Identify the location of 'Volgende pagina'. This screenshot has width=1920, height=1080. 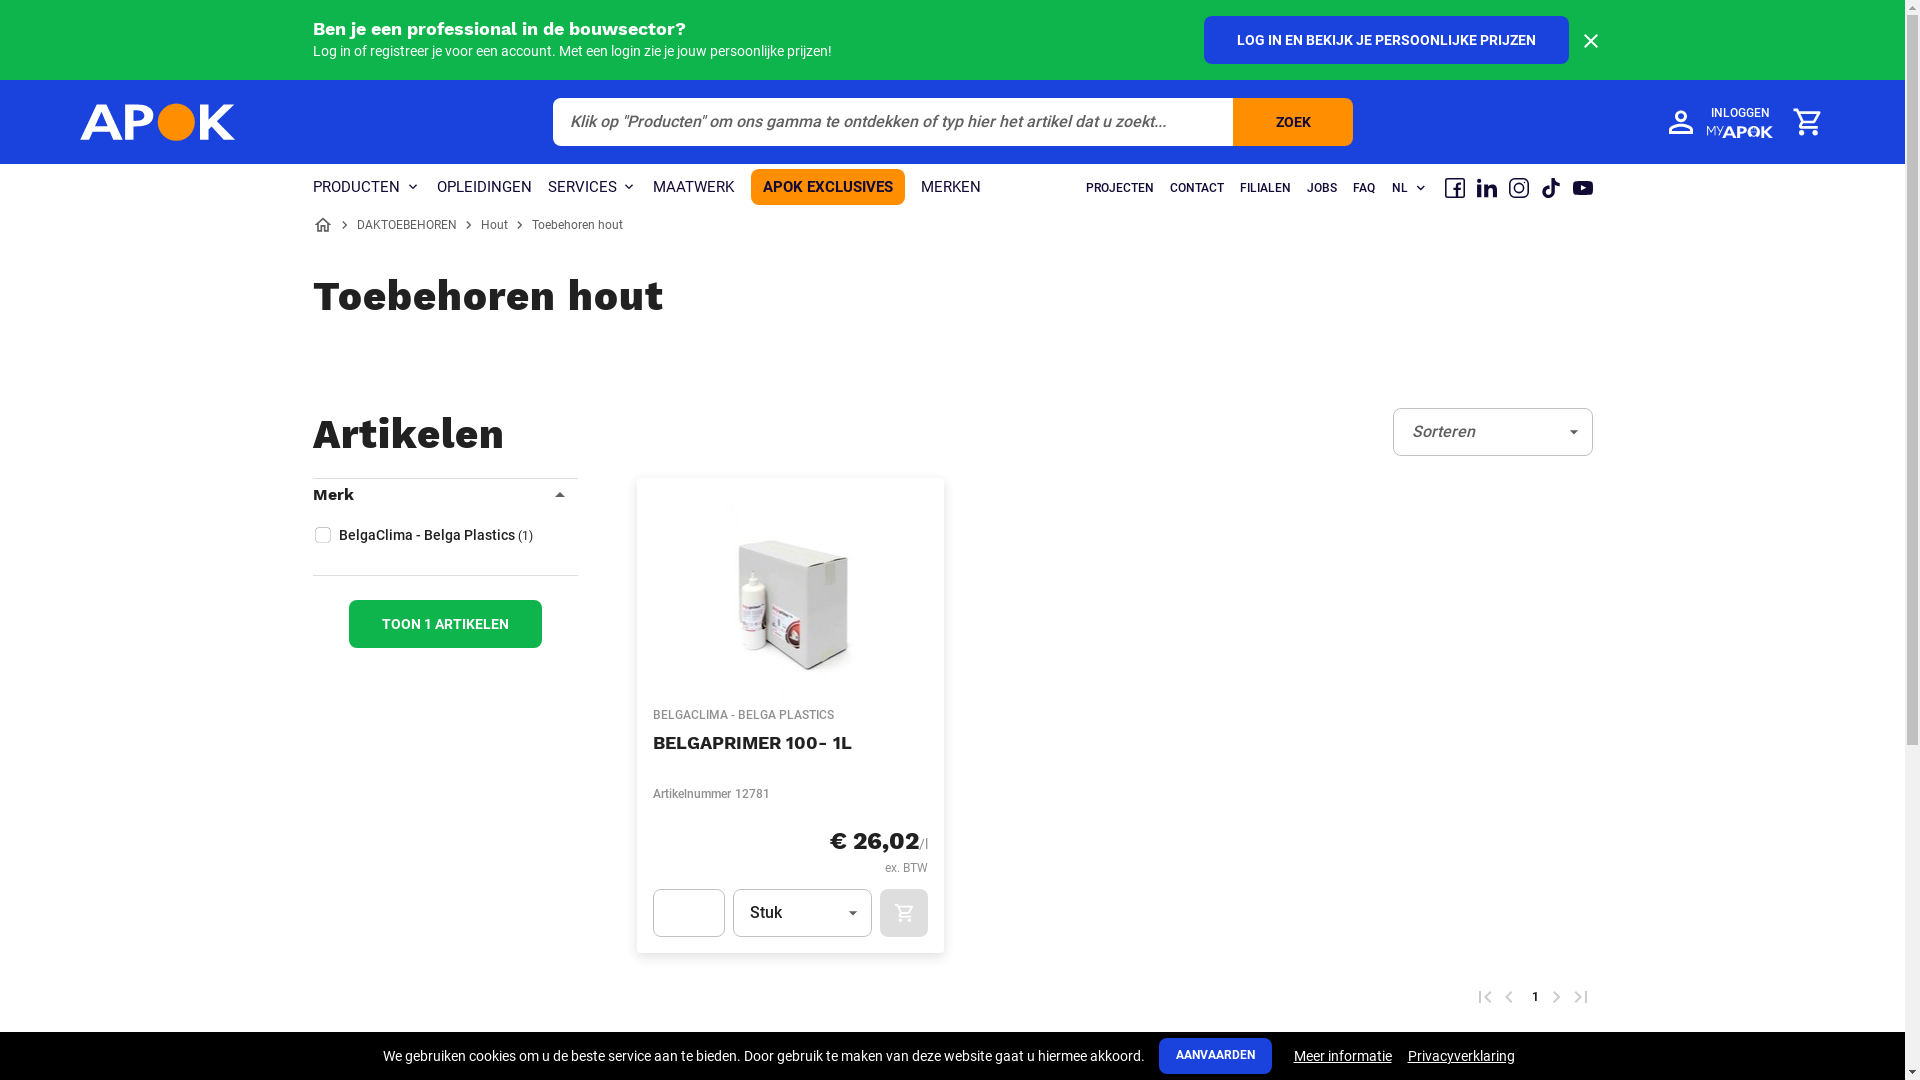
(1543, 996).